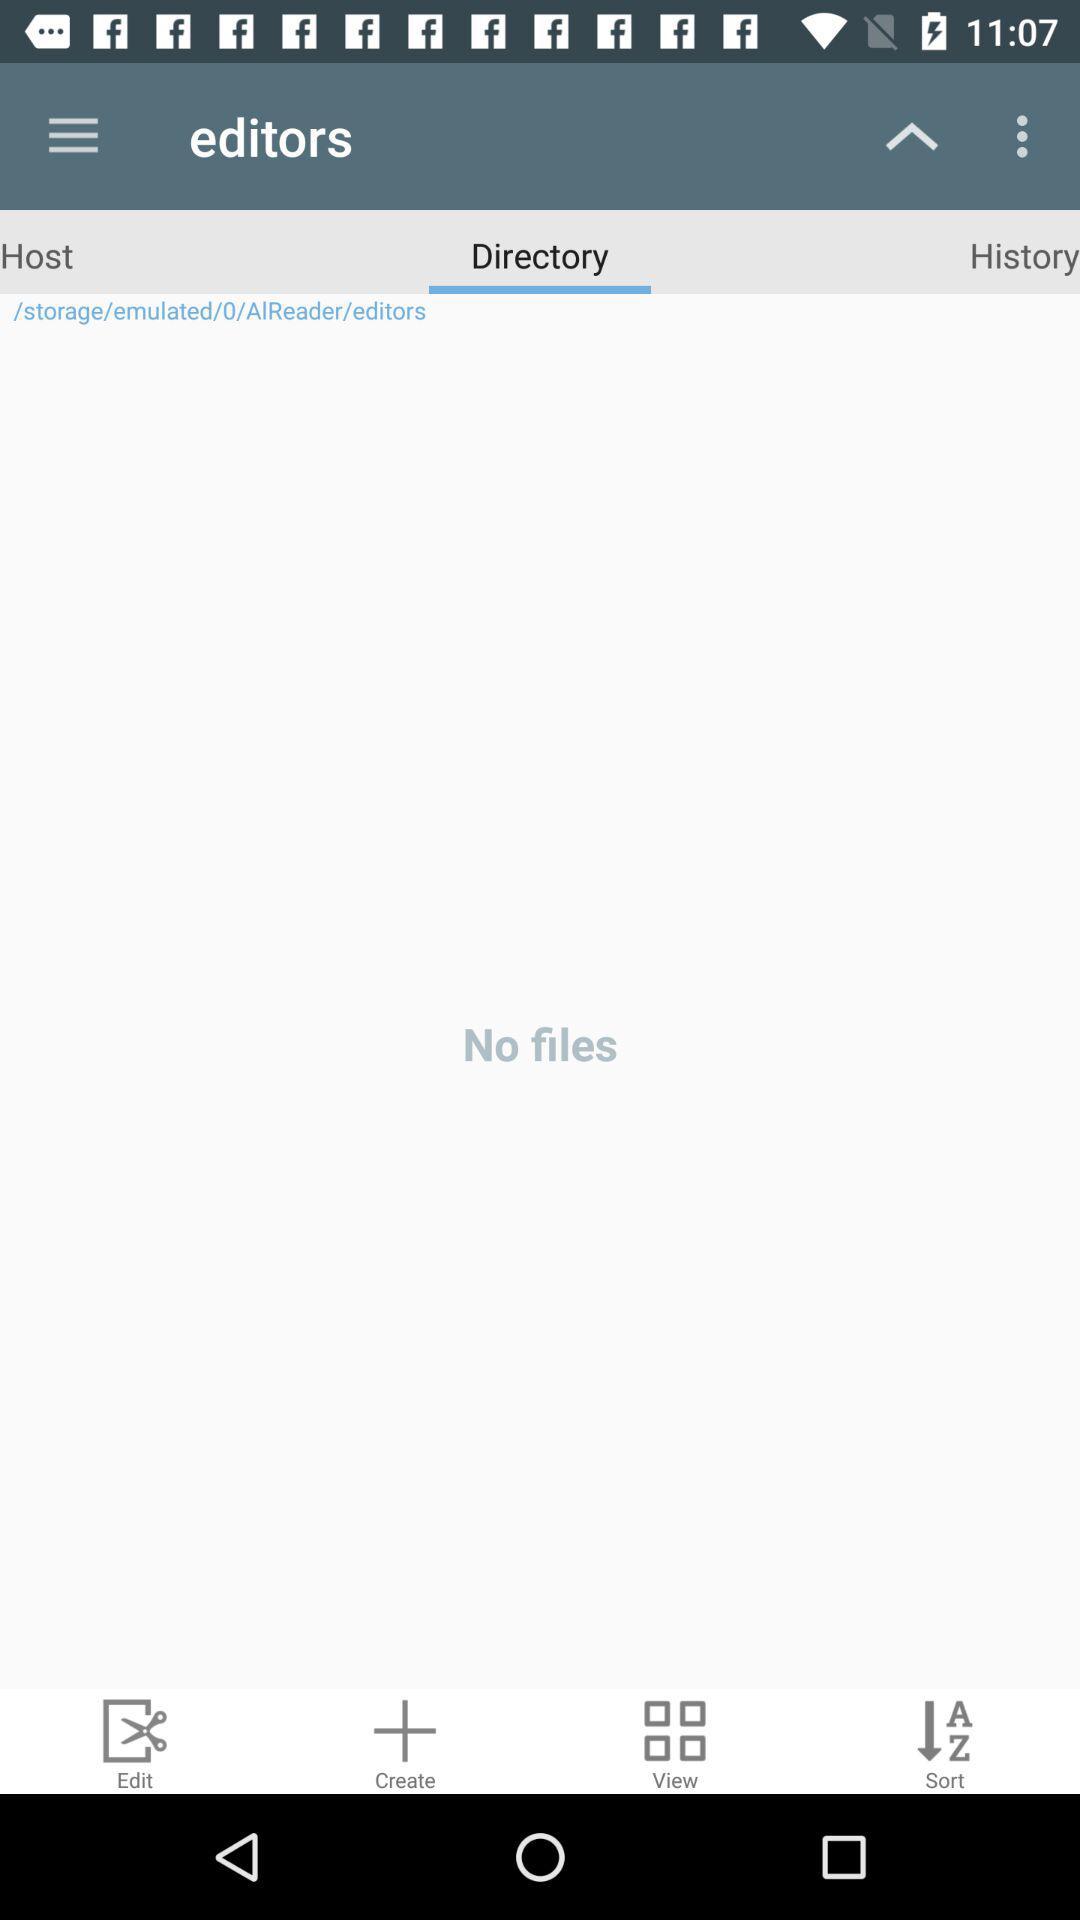  What do you see at coordinates (1024, 253) in the screenshot?
I see `app to the right of directory` at bounding box center [1024, 253].